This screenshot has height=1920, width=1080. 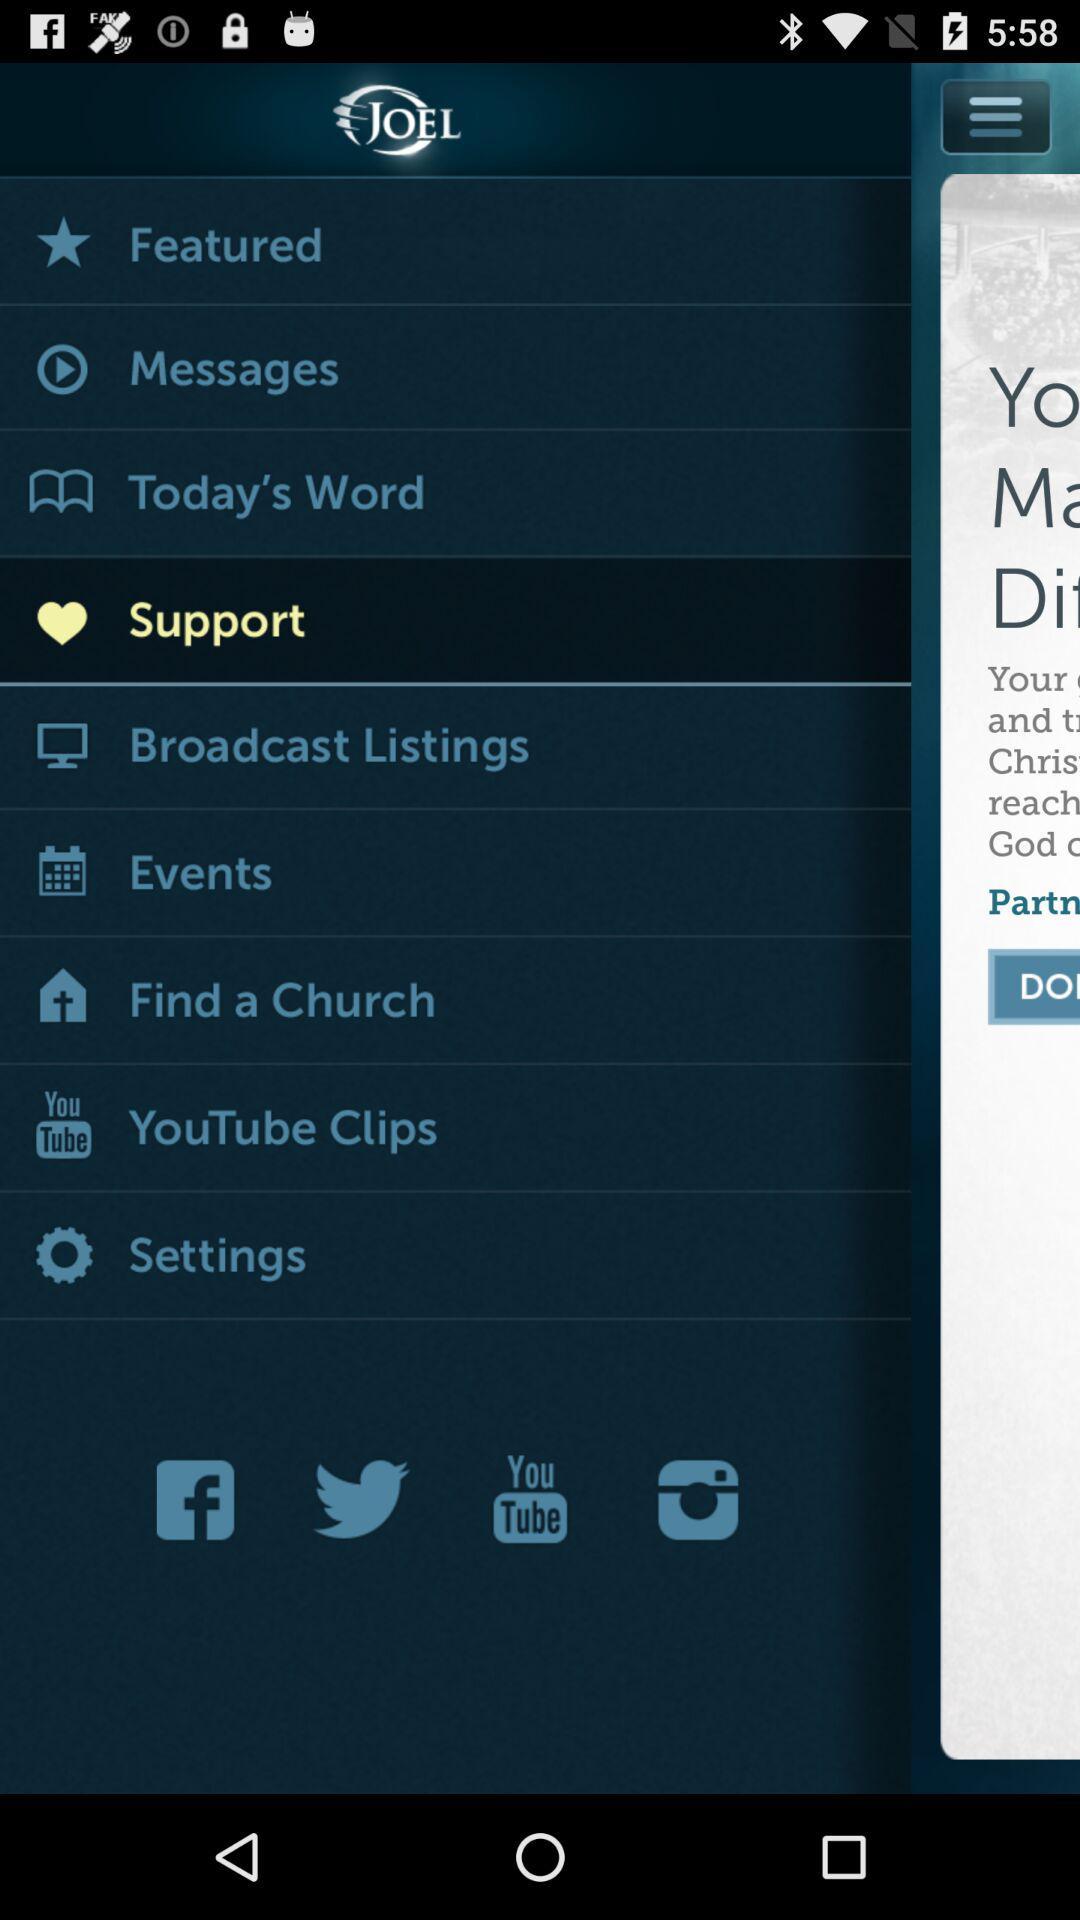 What do you see at coordinates (455, 621) in the screenshot?
I see `contact technicial support` at bounding box center [455, 621].